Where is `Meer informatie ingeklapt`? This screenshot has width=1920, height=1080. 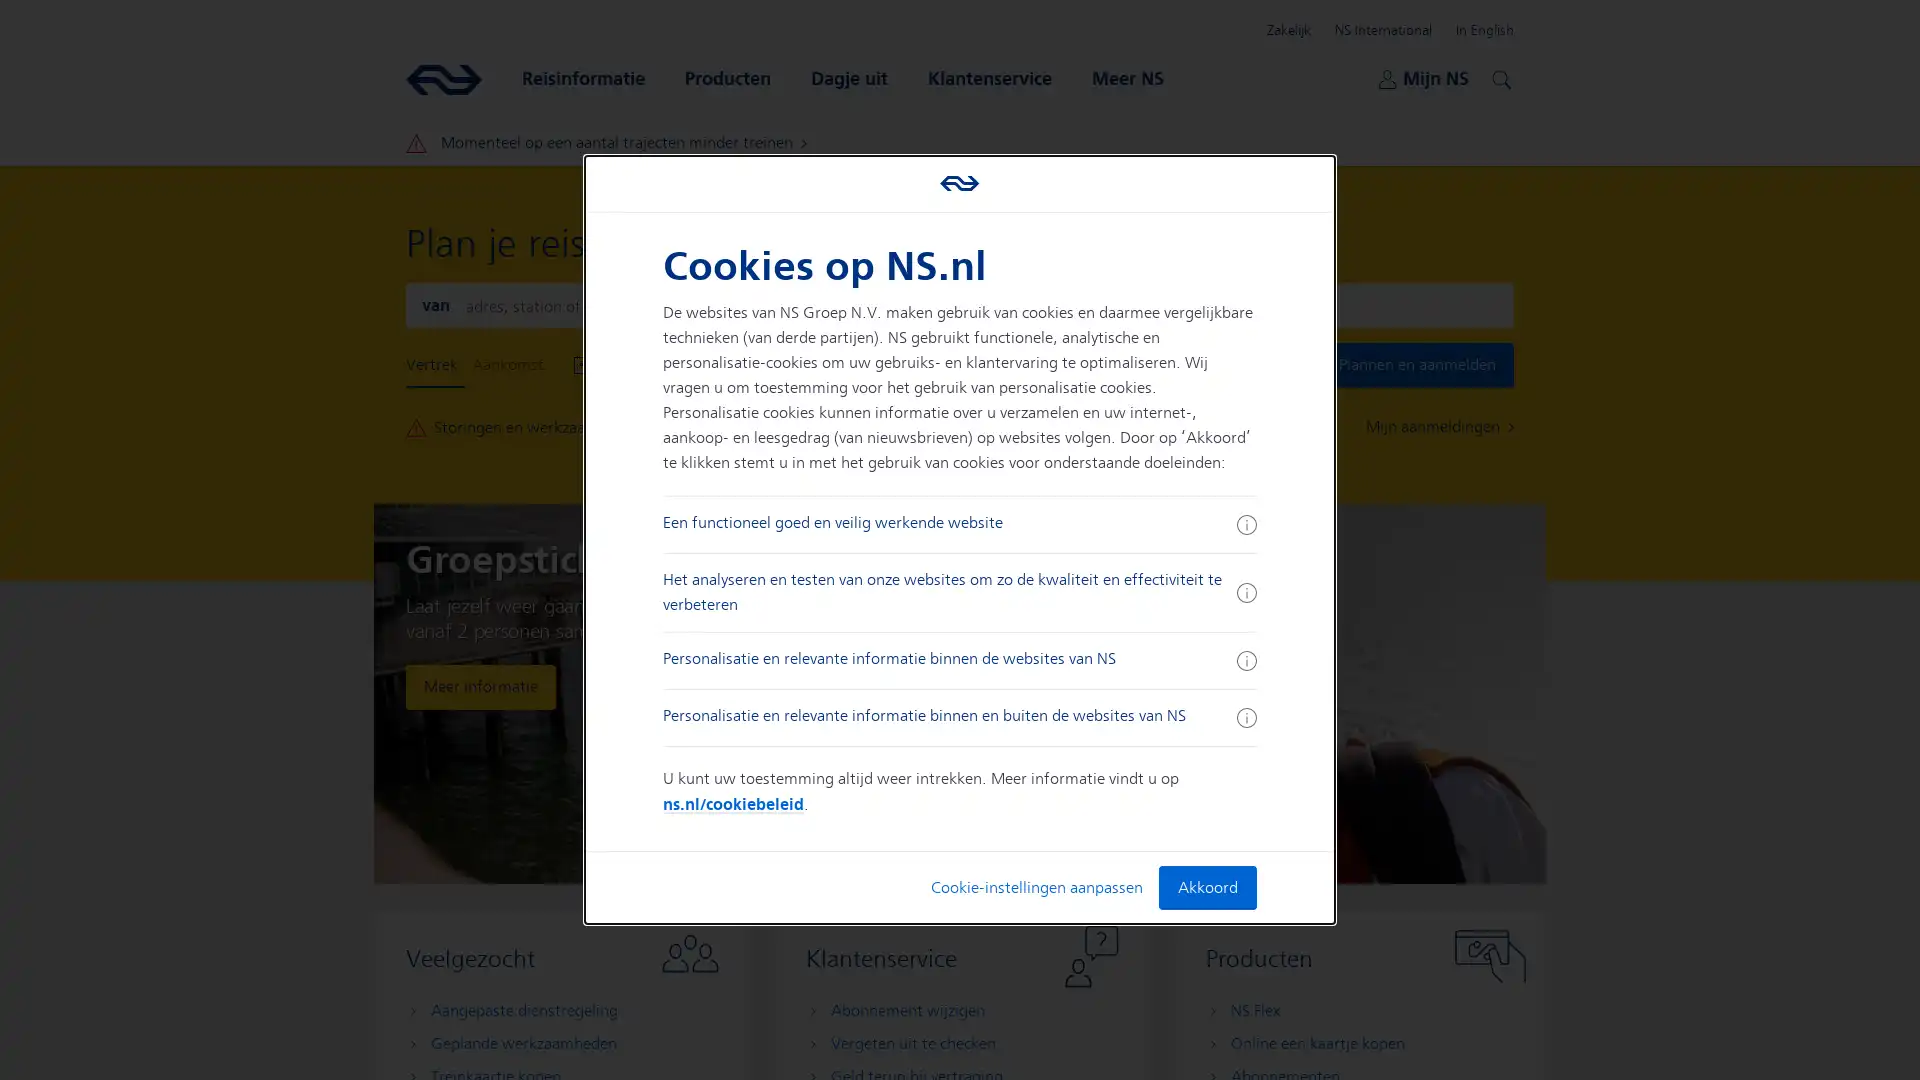 Meer informatie ingeklapt is located at coordinates (1245, 660).